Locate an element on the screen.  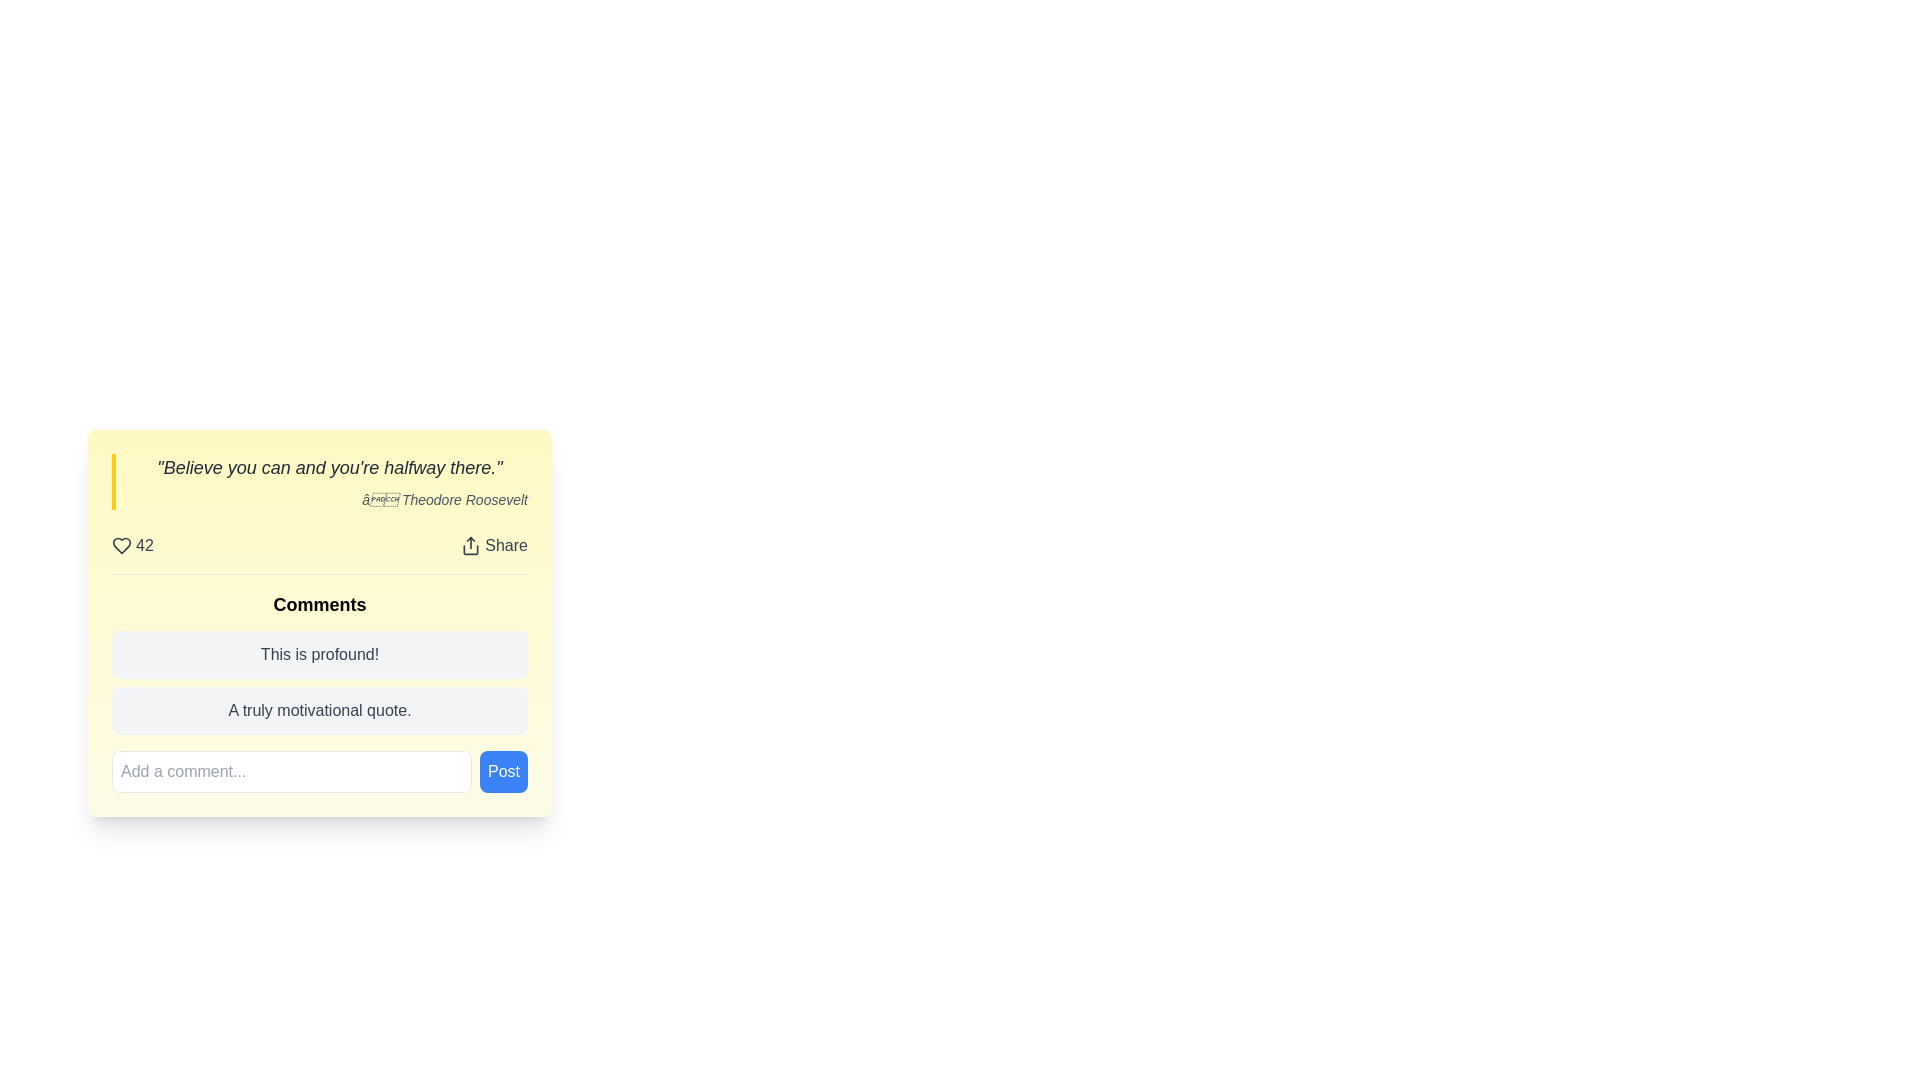
the share icon located in the top-right of the card layout to initiate sharing is located at coordinates (470, 546).